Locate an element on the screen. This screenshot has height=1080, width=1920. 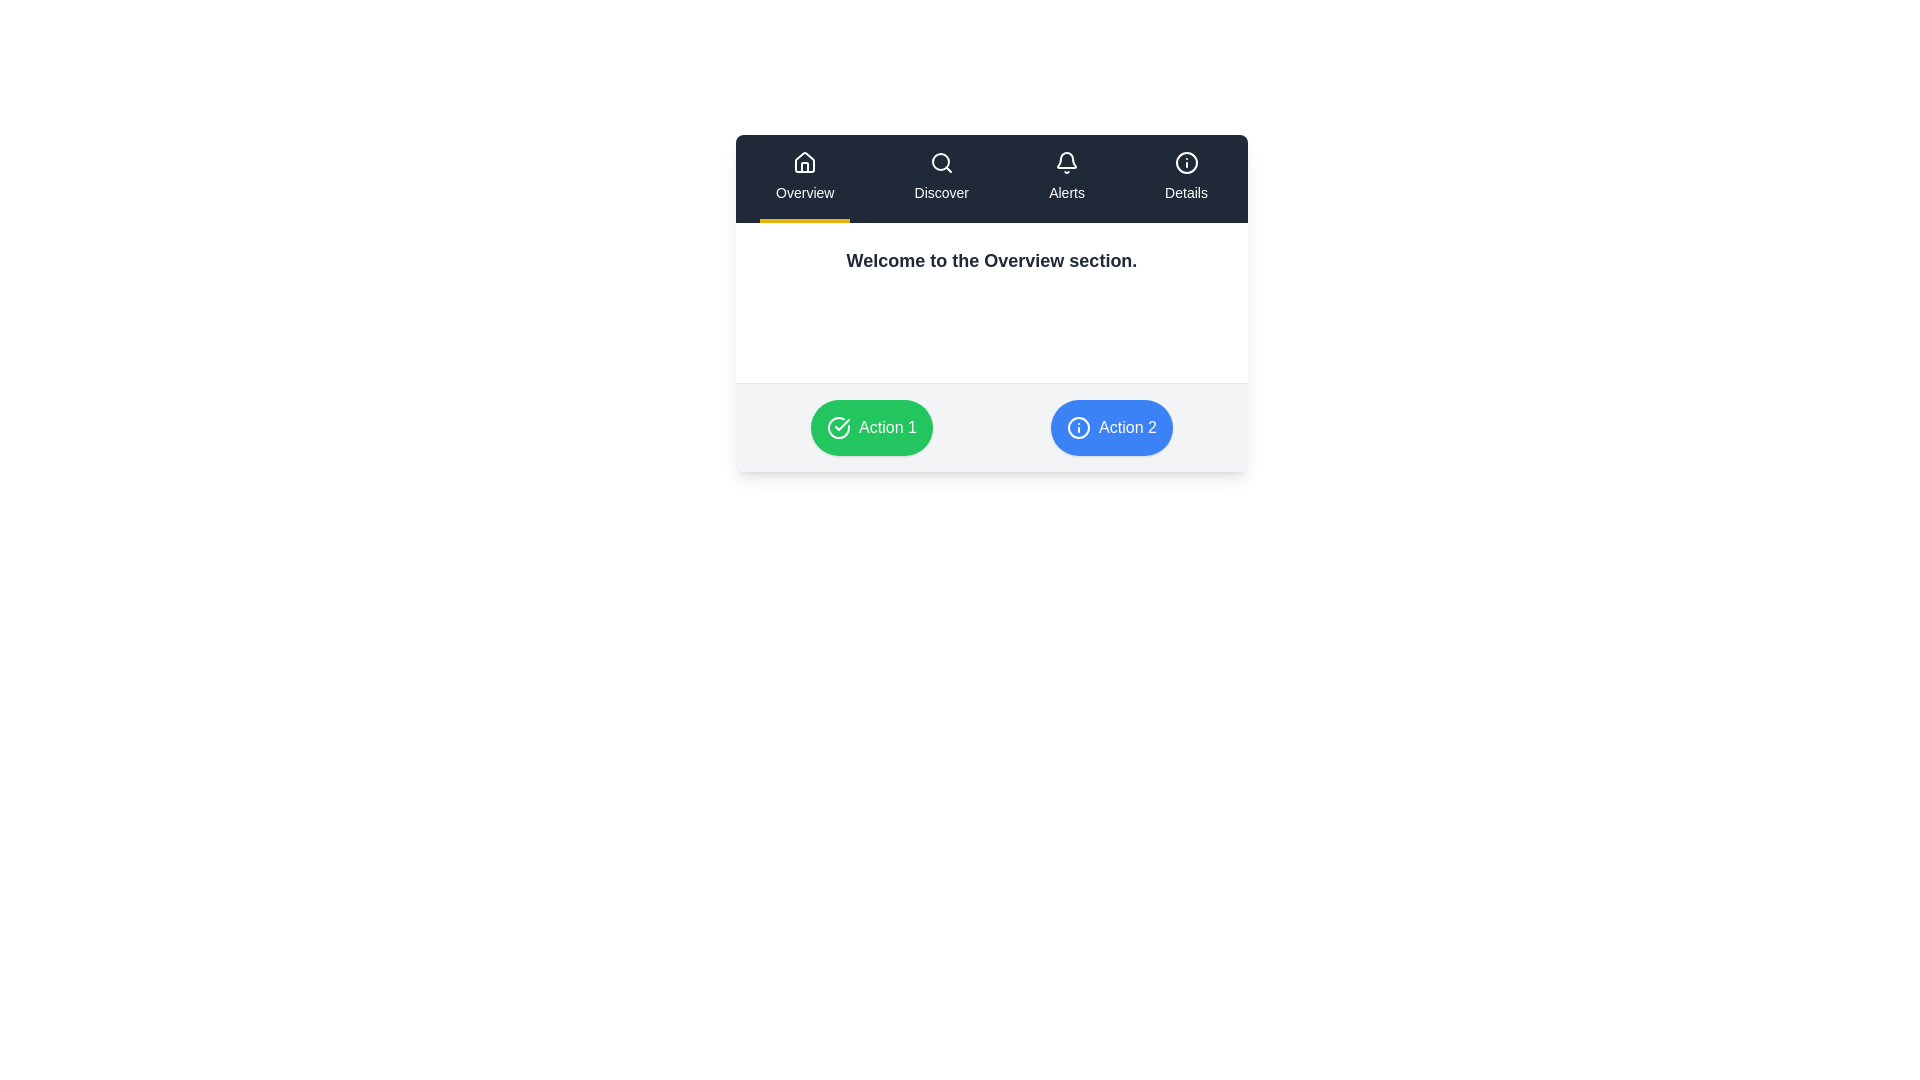
the Navigation bar at the center point to switch between sections like 'Overview', 'Discover', 'Alerts', and 'Details' is located at coordinates (992, 177).